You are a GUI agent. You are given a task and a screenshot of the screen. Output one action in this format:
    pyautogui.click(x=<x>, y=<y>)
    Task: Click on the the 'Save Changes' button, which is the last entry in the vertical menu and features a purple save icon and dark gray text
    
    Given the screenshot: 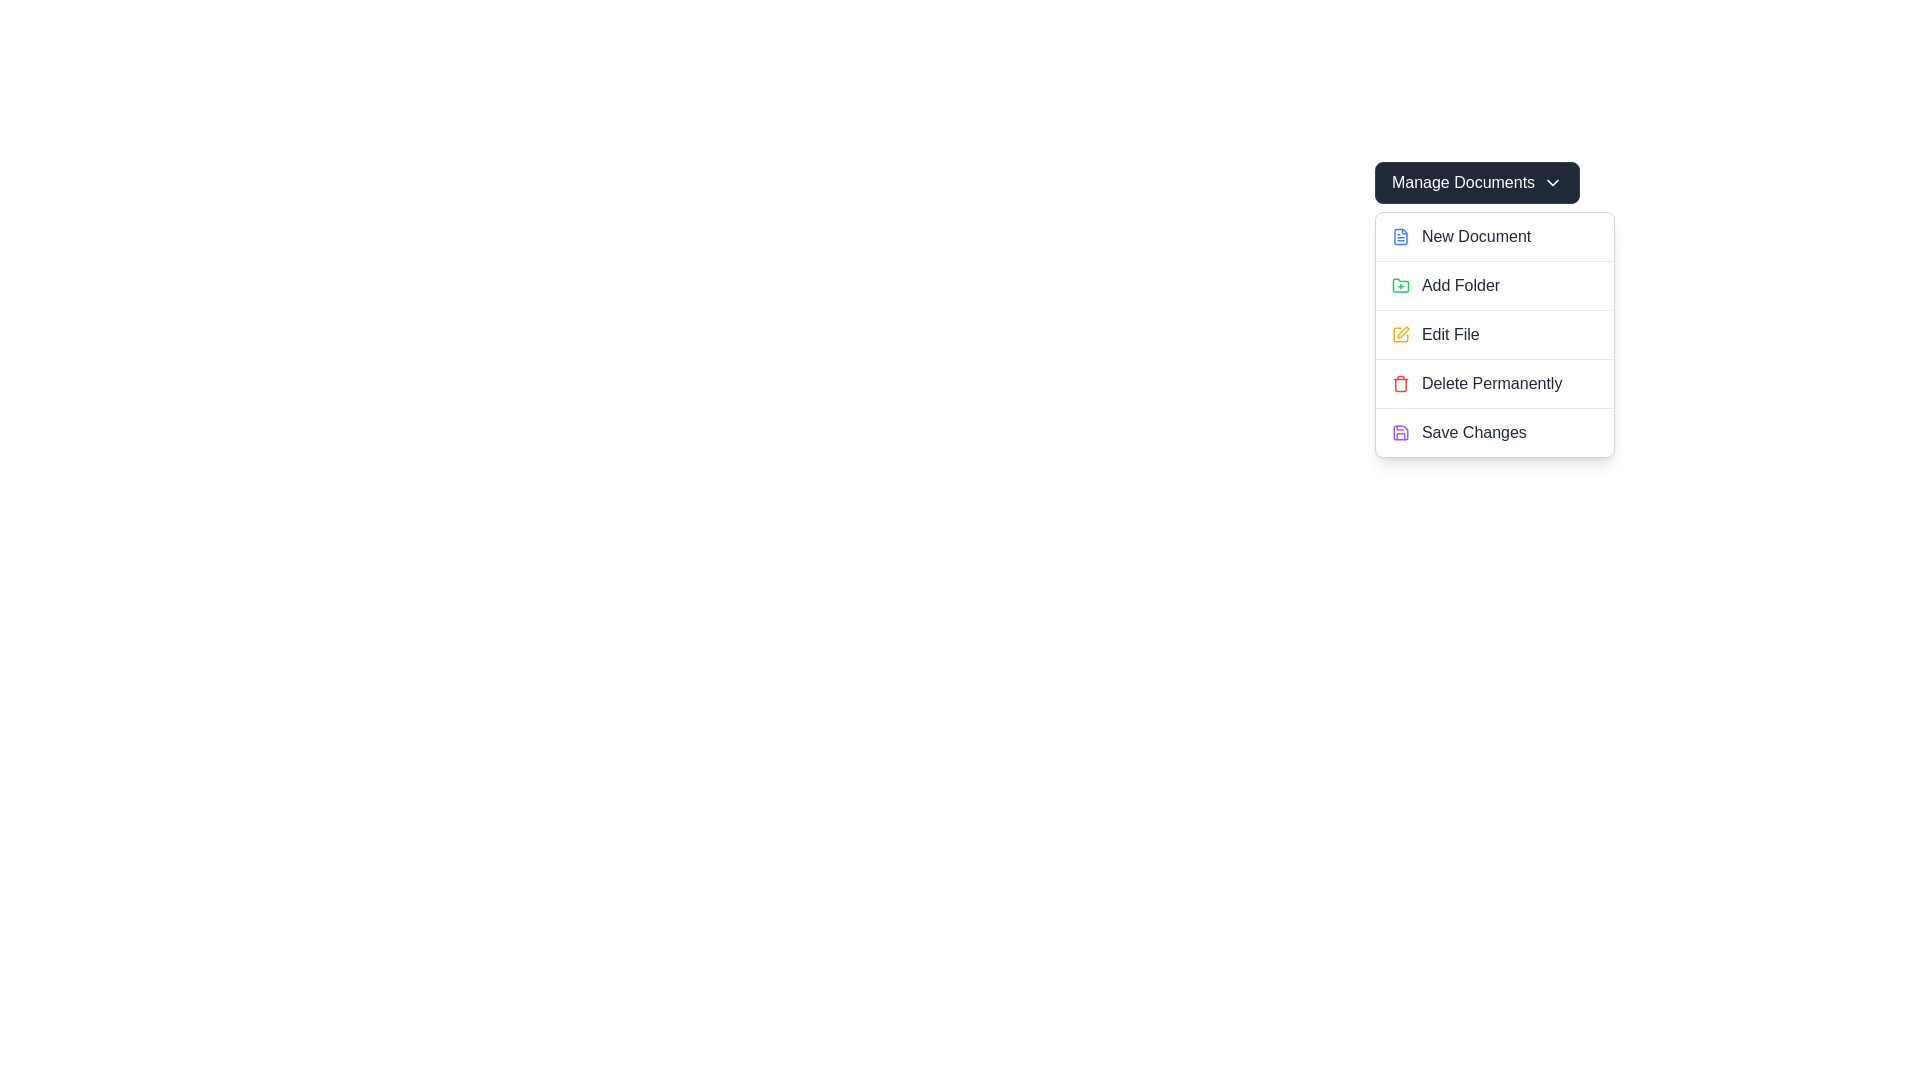 What is the action you would take?
    pyautogui.click(x=1494, y=431)
    